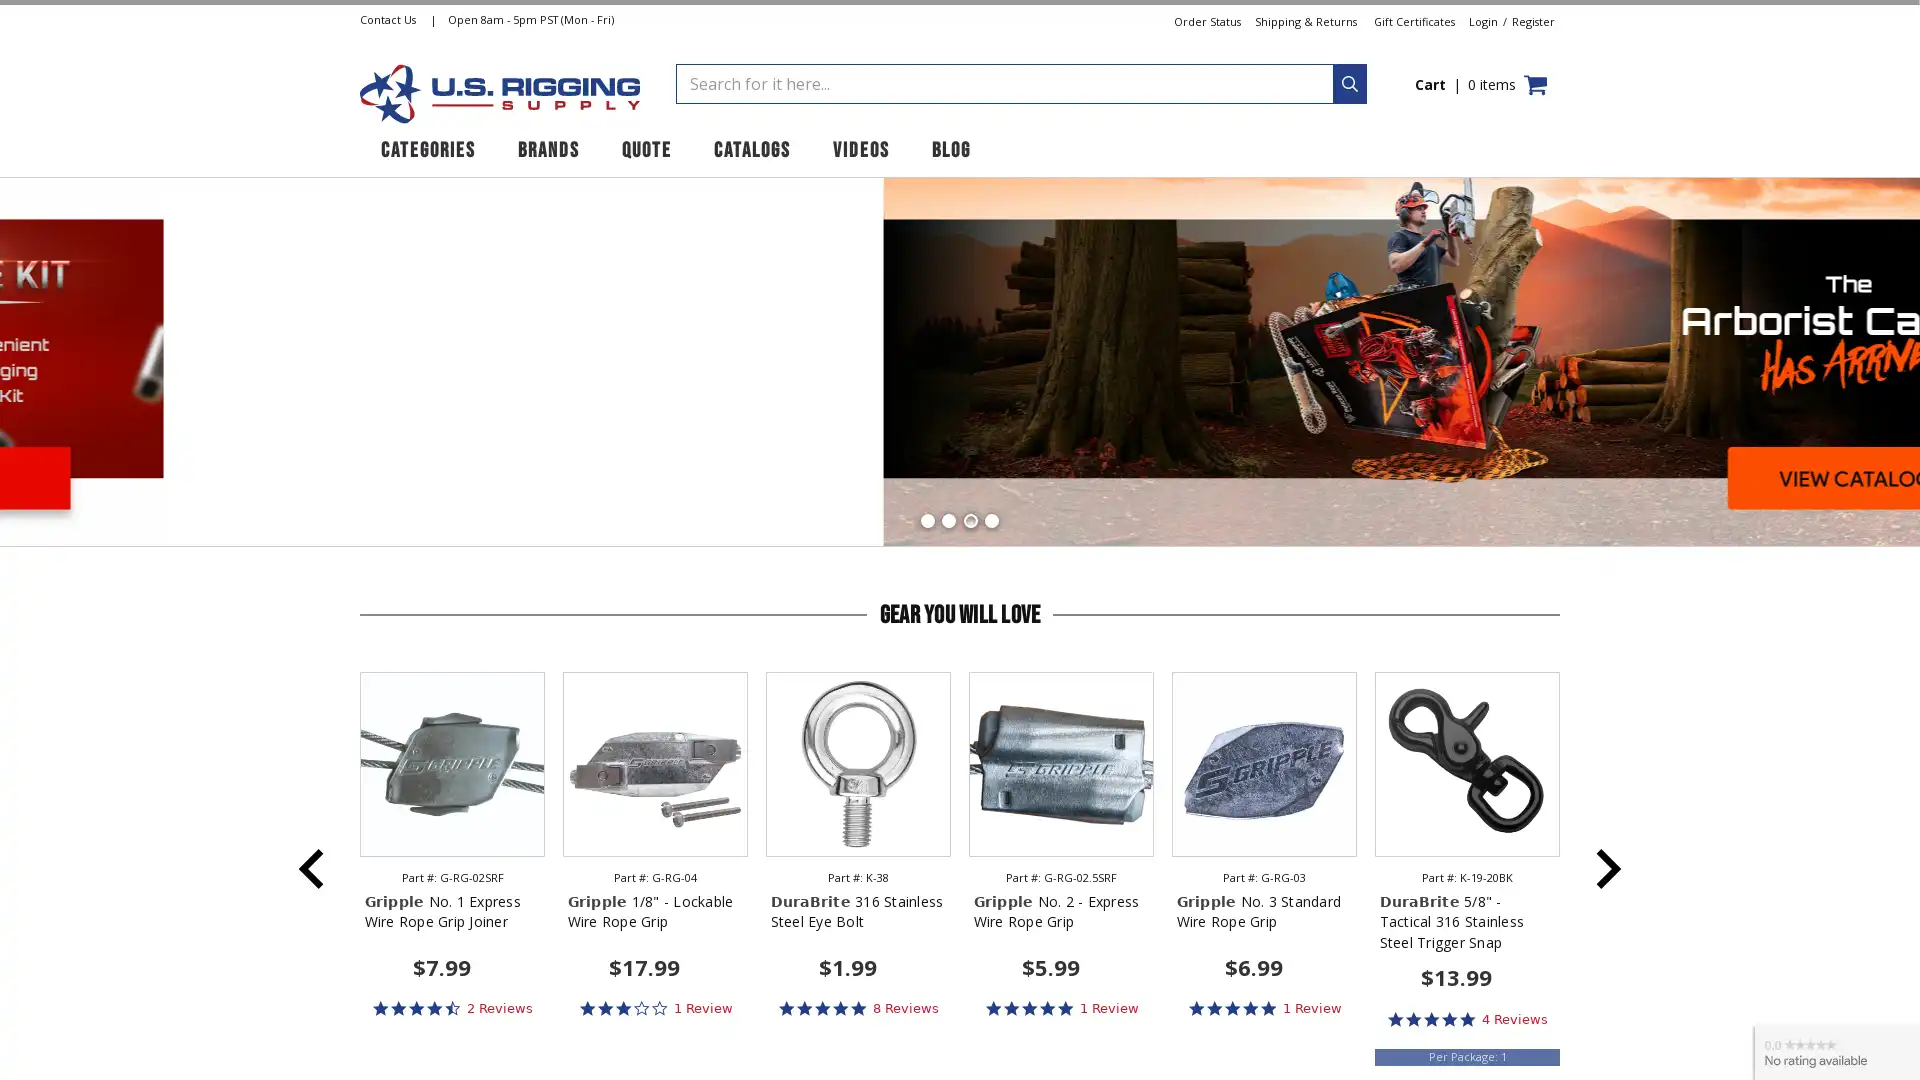  Describe the element at coordinates (311, 866) in the screenshot. I see `previous` at that location.